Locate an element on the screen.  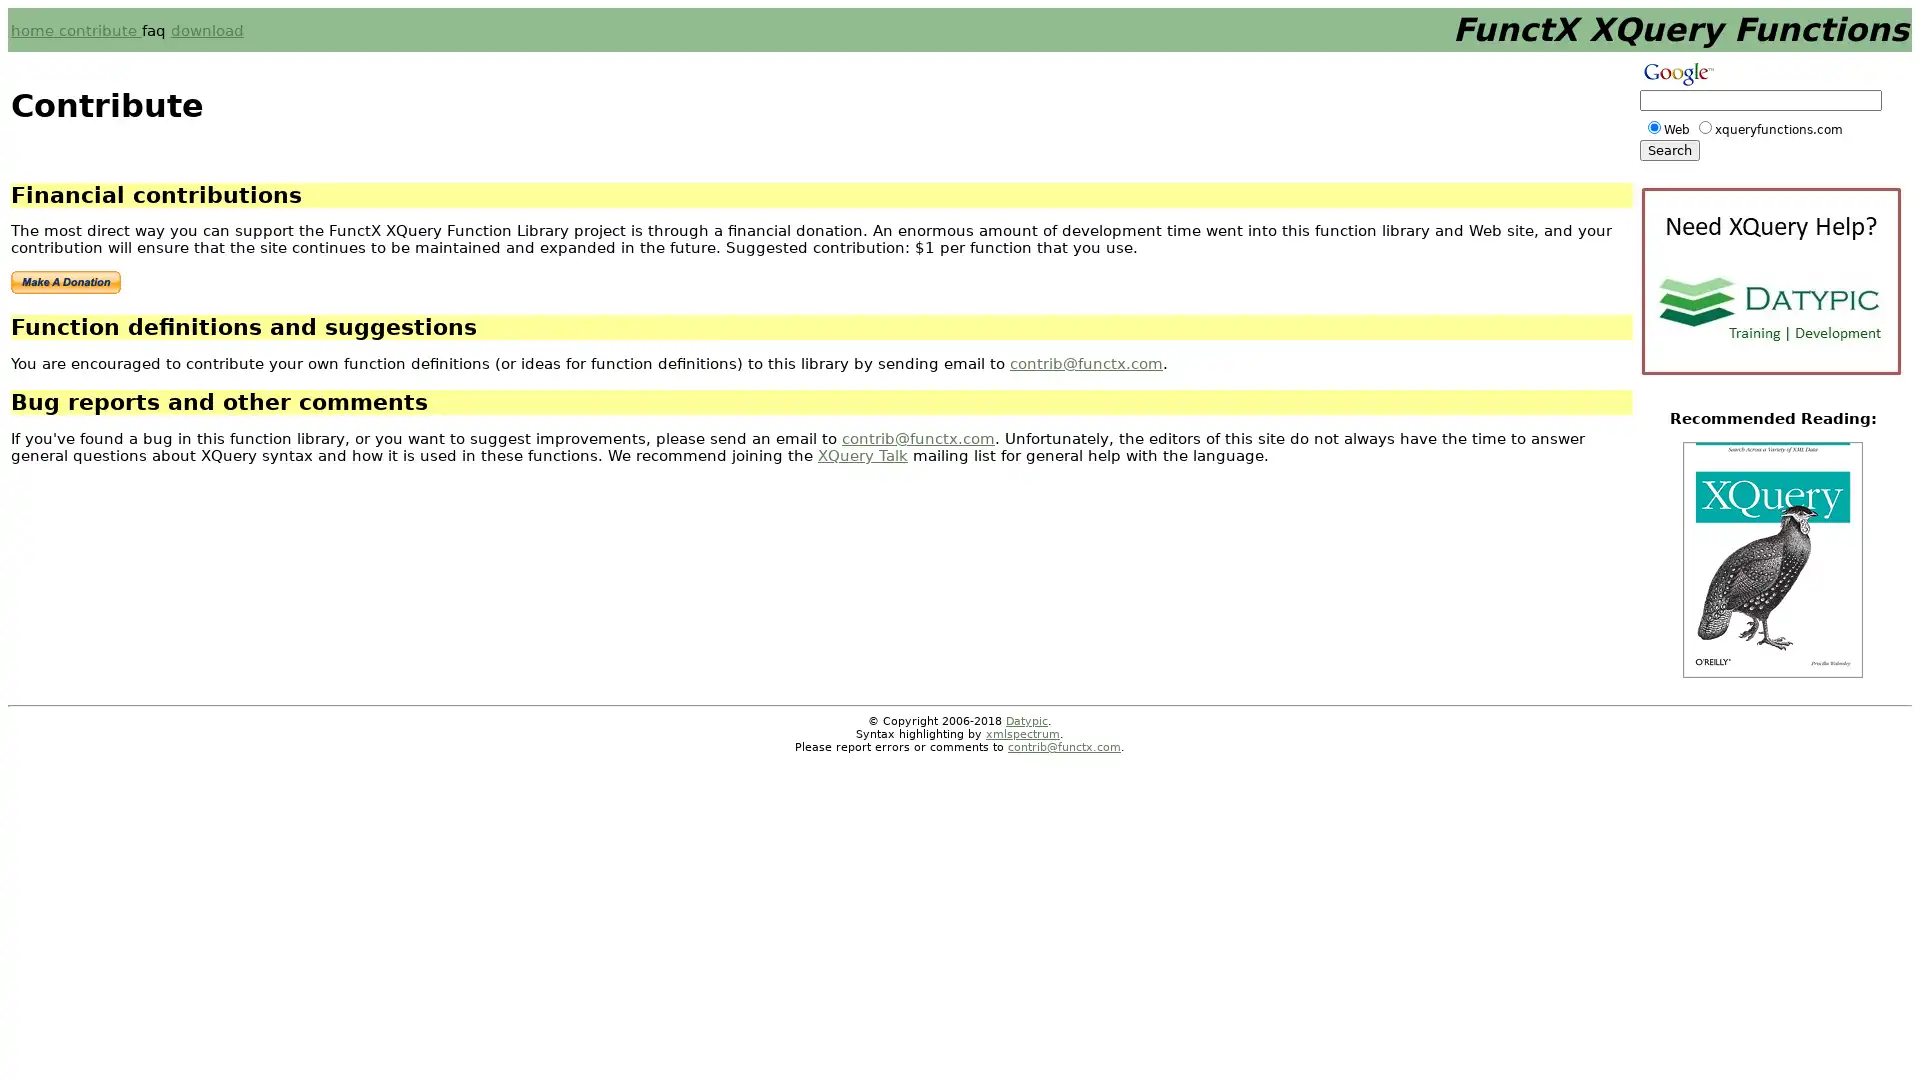
Search is located at coordinates (1670, 149).